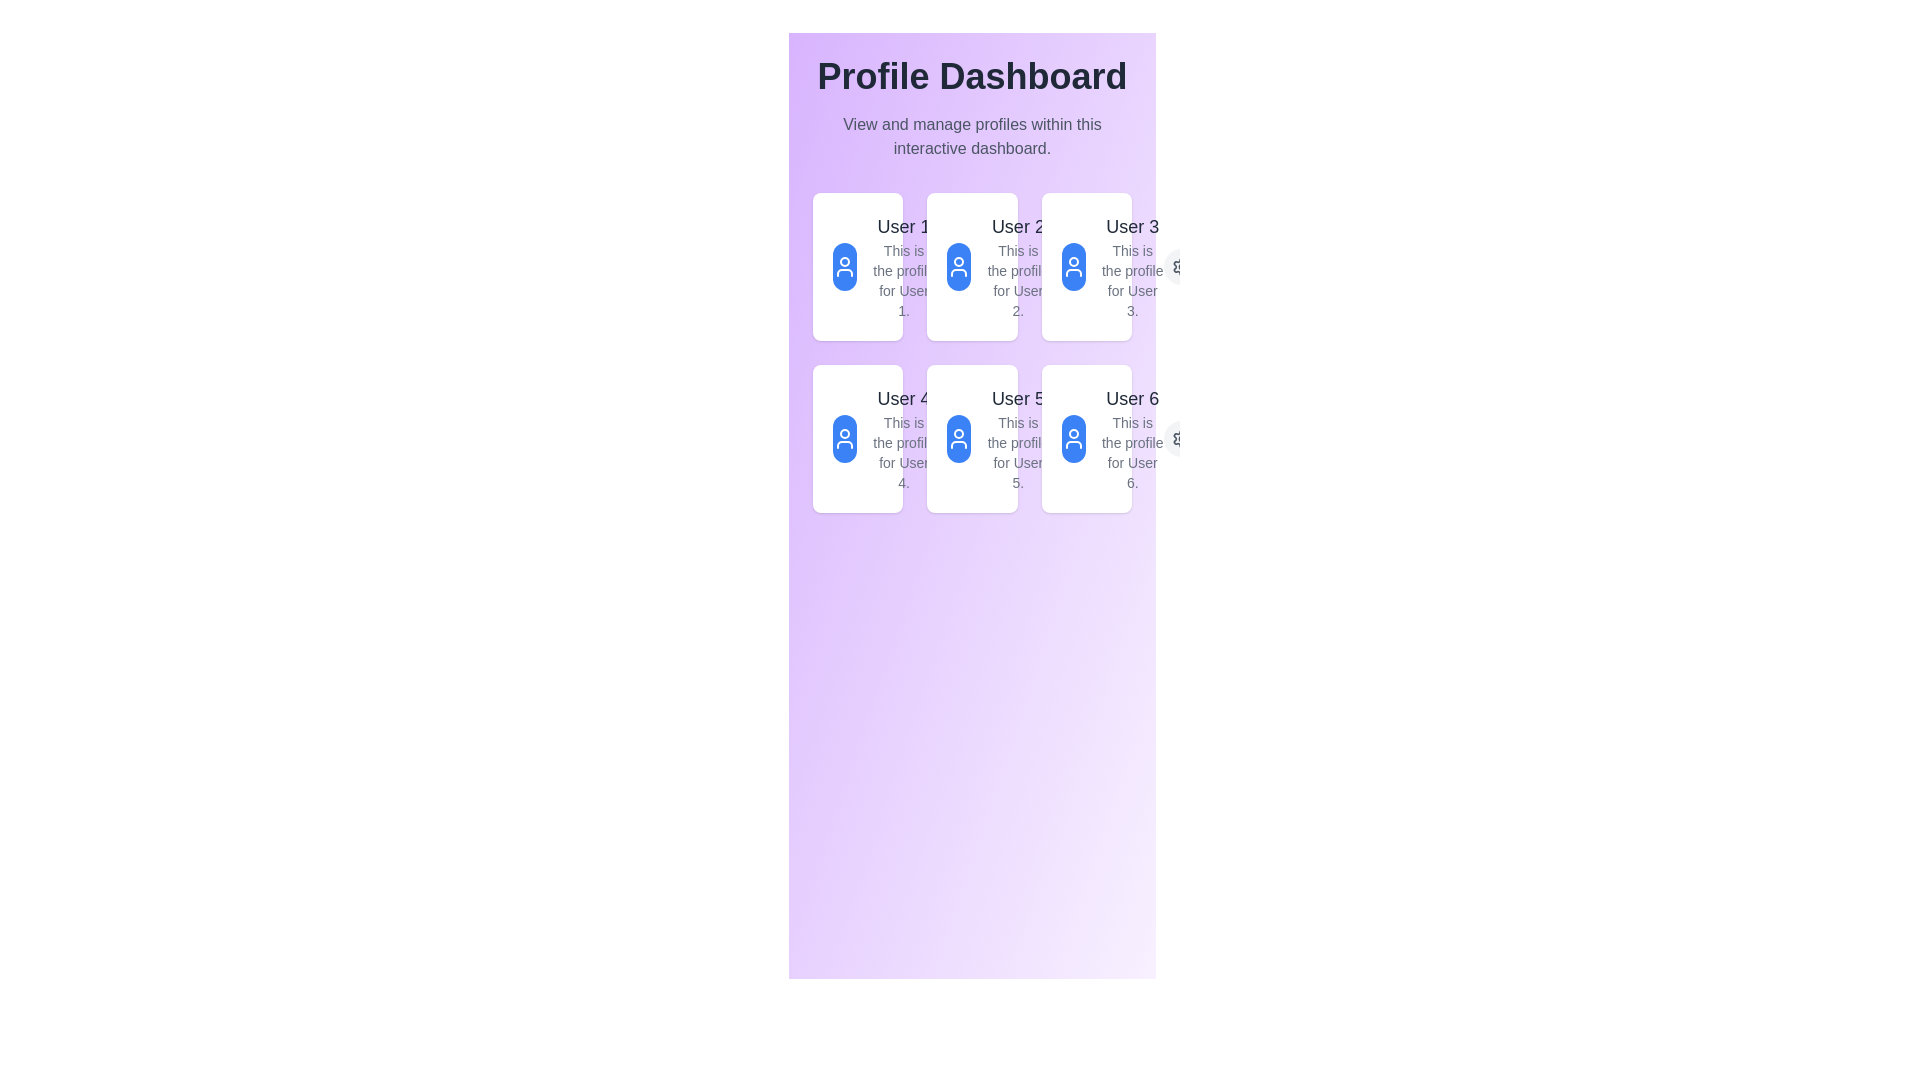 This screenshot has height=1080, width=1920. What do you see at coordinates (972, 265) in the screenshot?
I see `the blue circular icon with a white user figure` at bounding box center [972, 265].